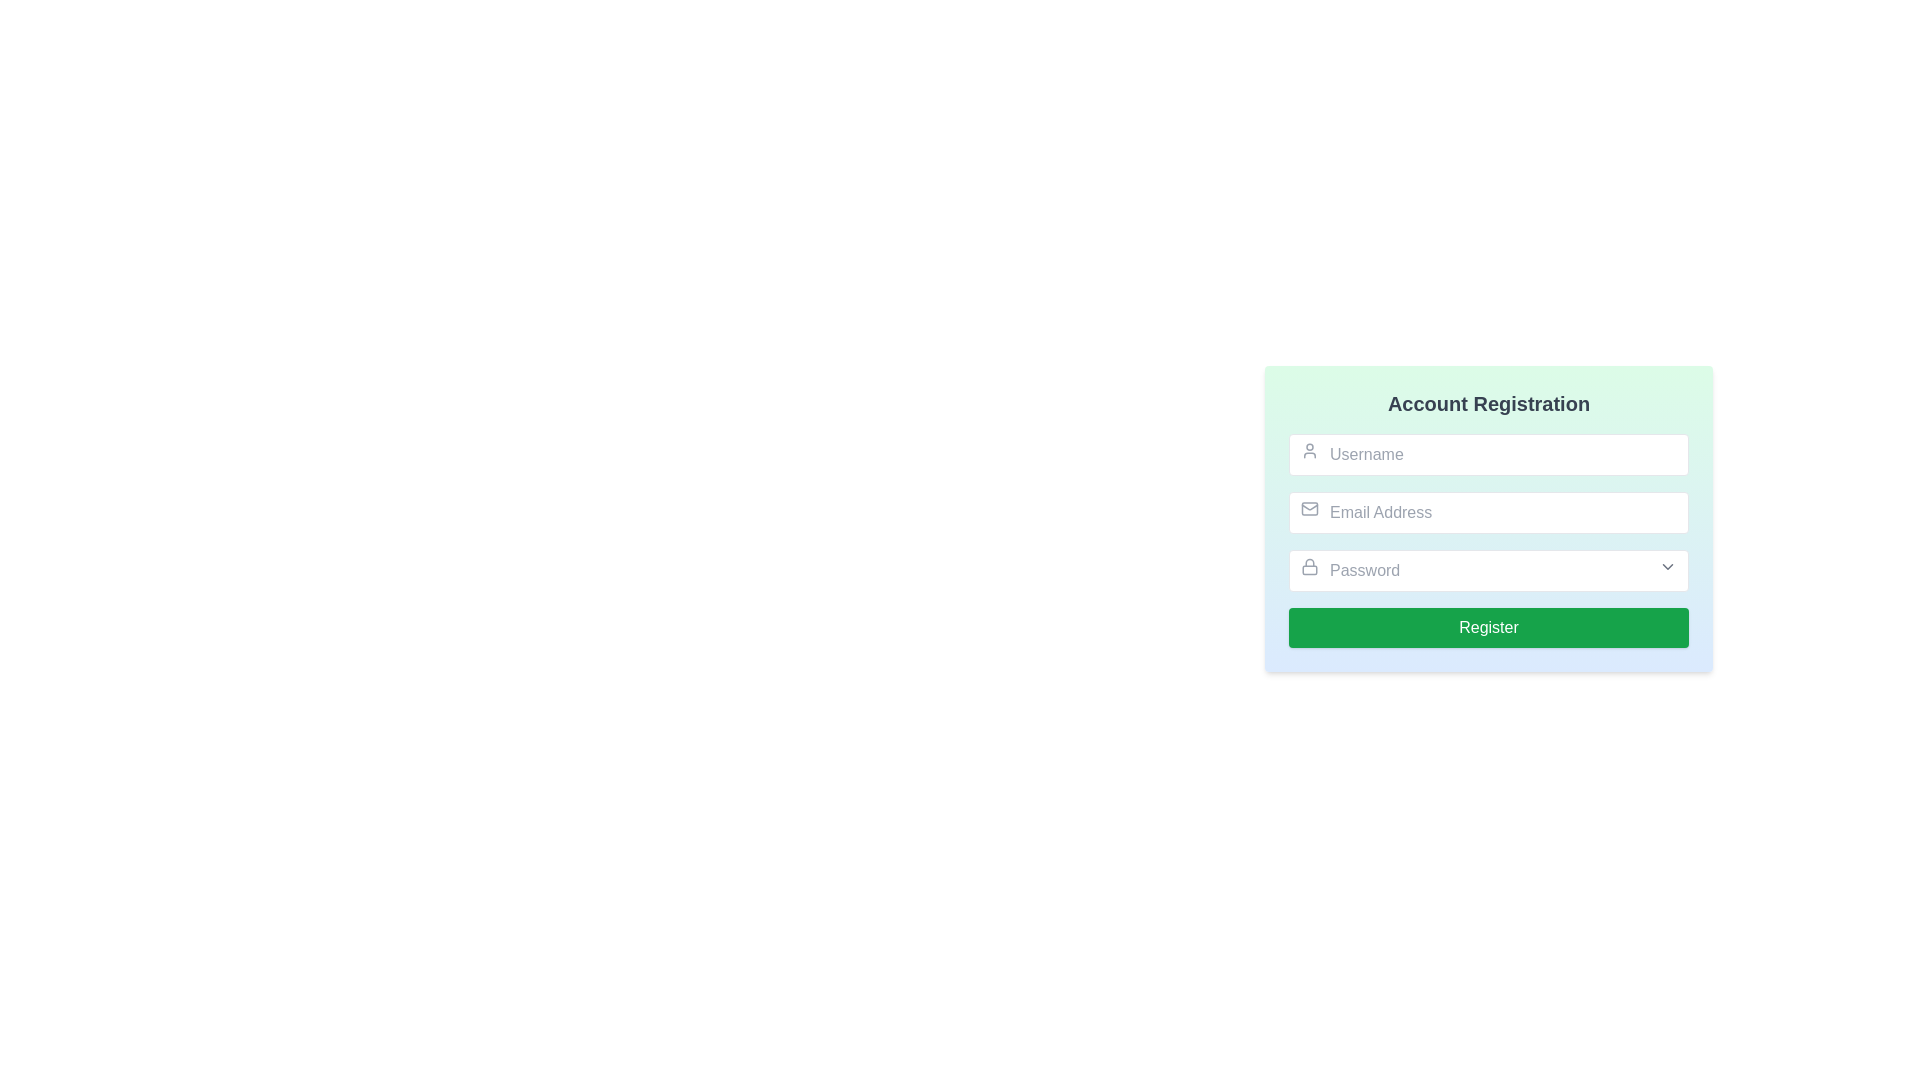  What do you see at coordinates (1488, 627) in the screenshot?
I see `the submission button located at the bottom of the registration form` at bounding box center [1488, 627].